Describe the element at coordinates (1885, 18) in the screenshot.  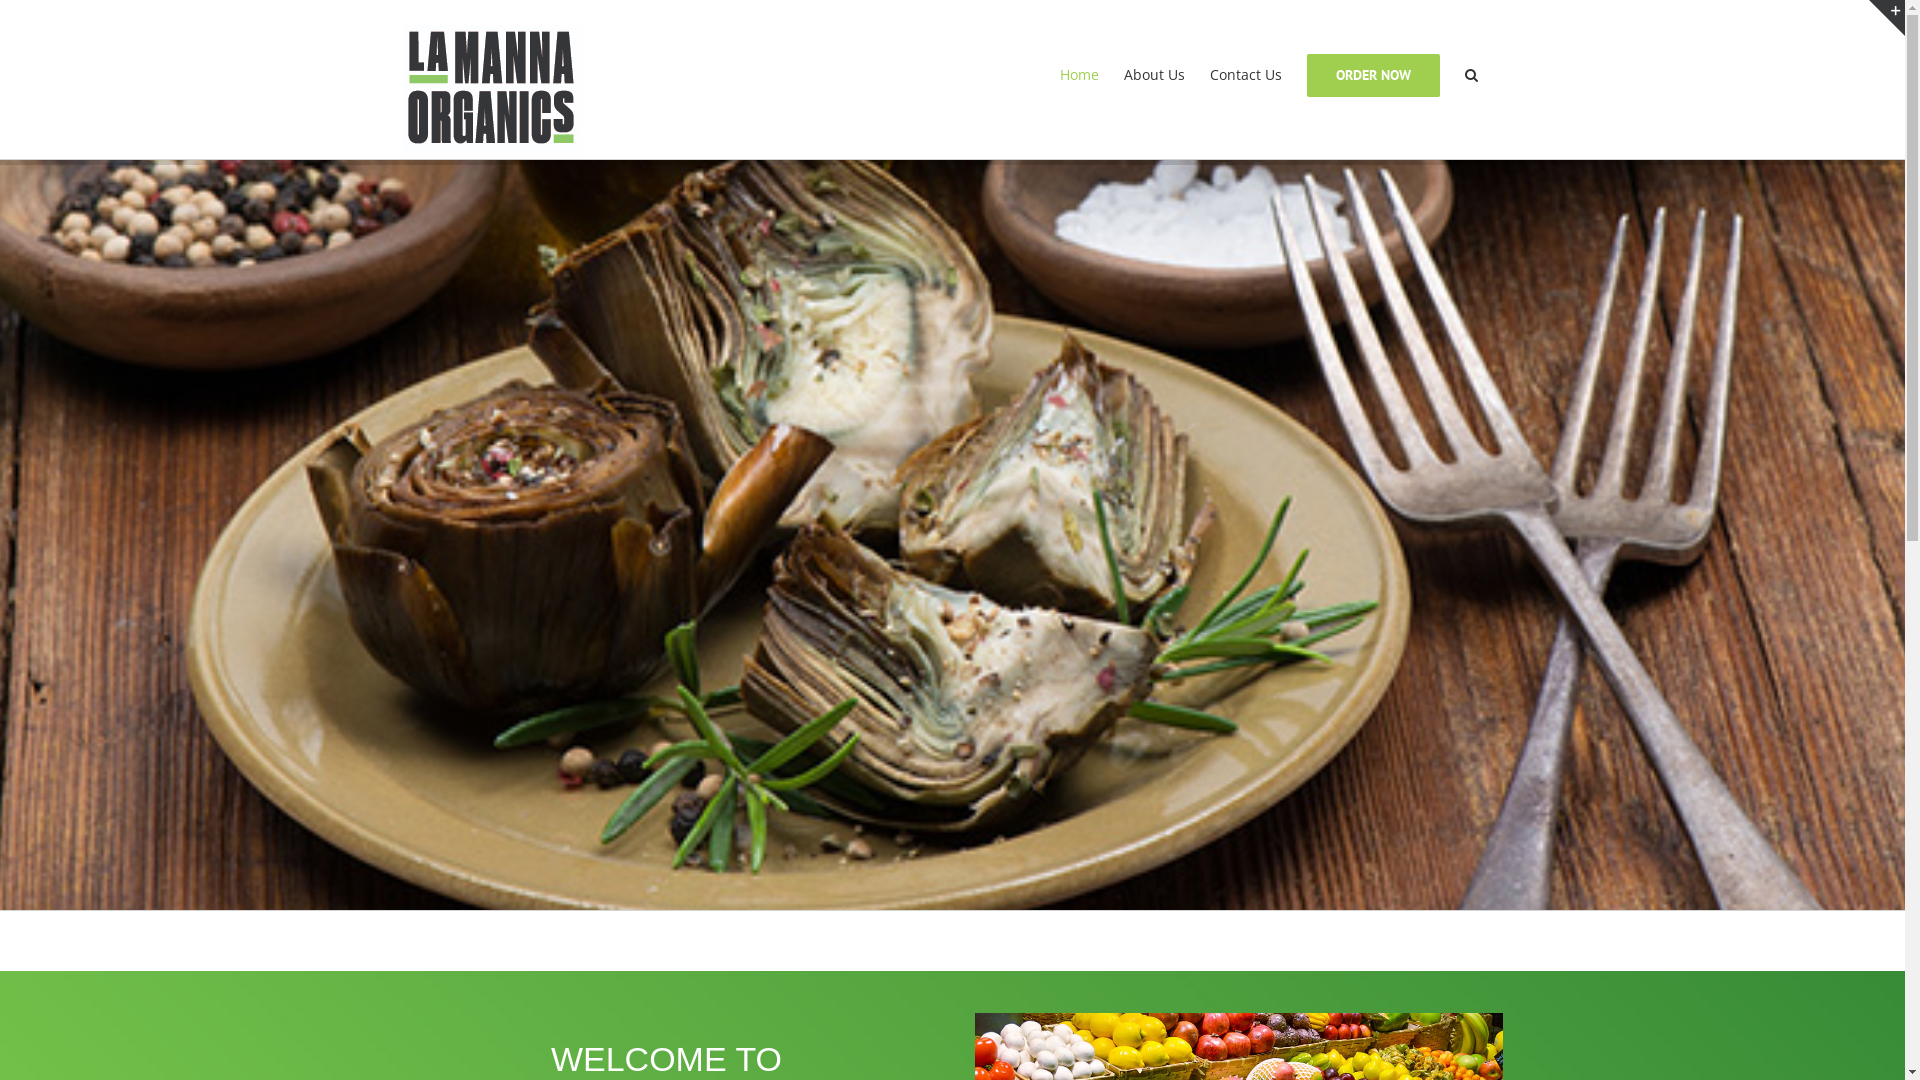
I see `'Toggle Sliding Bar Area'` at that location.